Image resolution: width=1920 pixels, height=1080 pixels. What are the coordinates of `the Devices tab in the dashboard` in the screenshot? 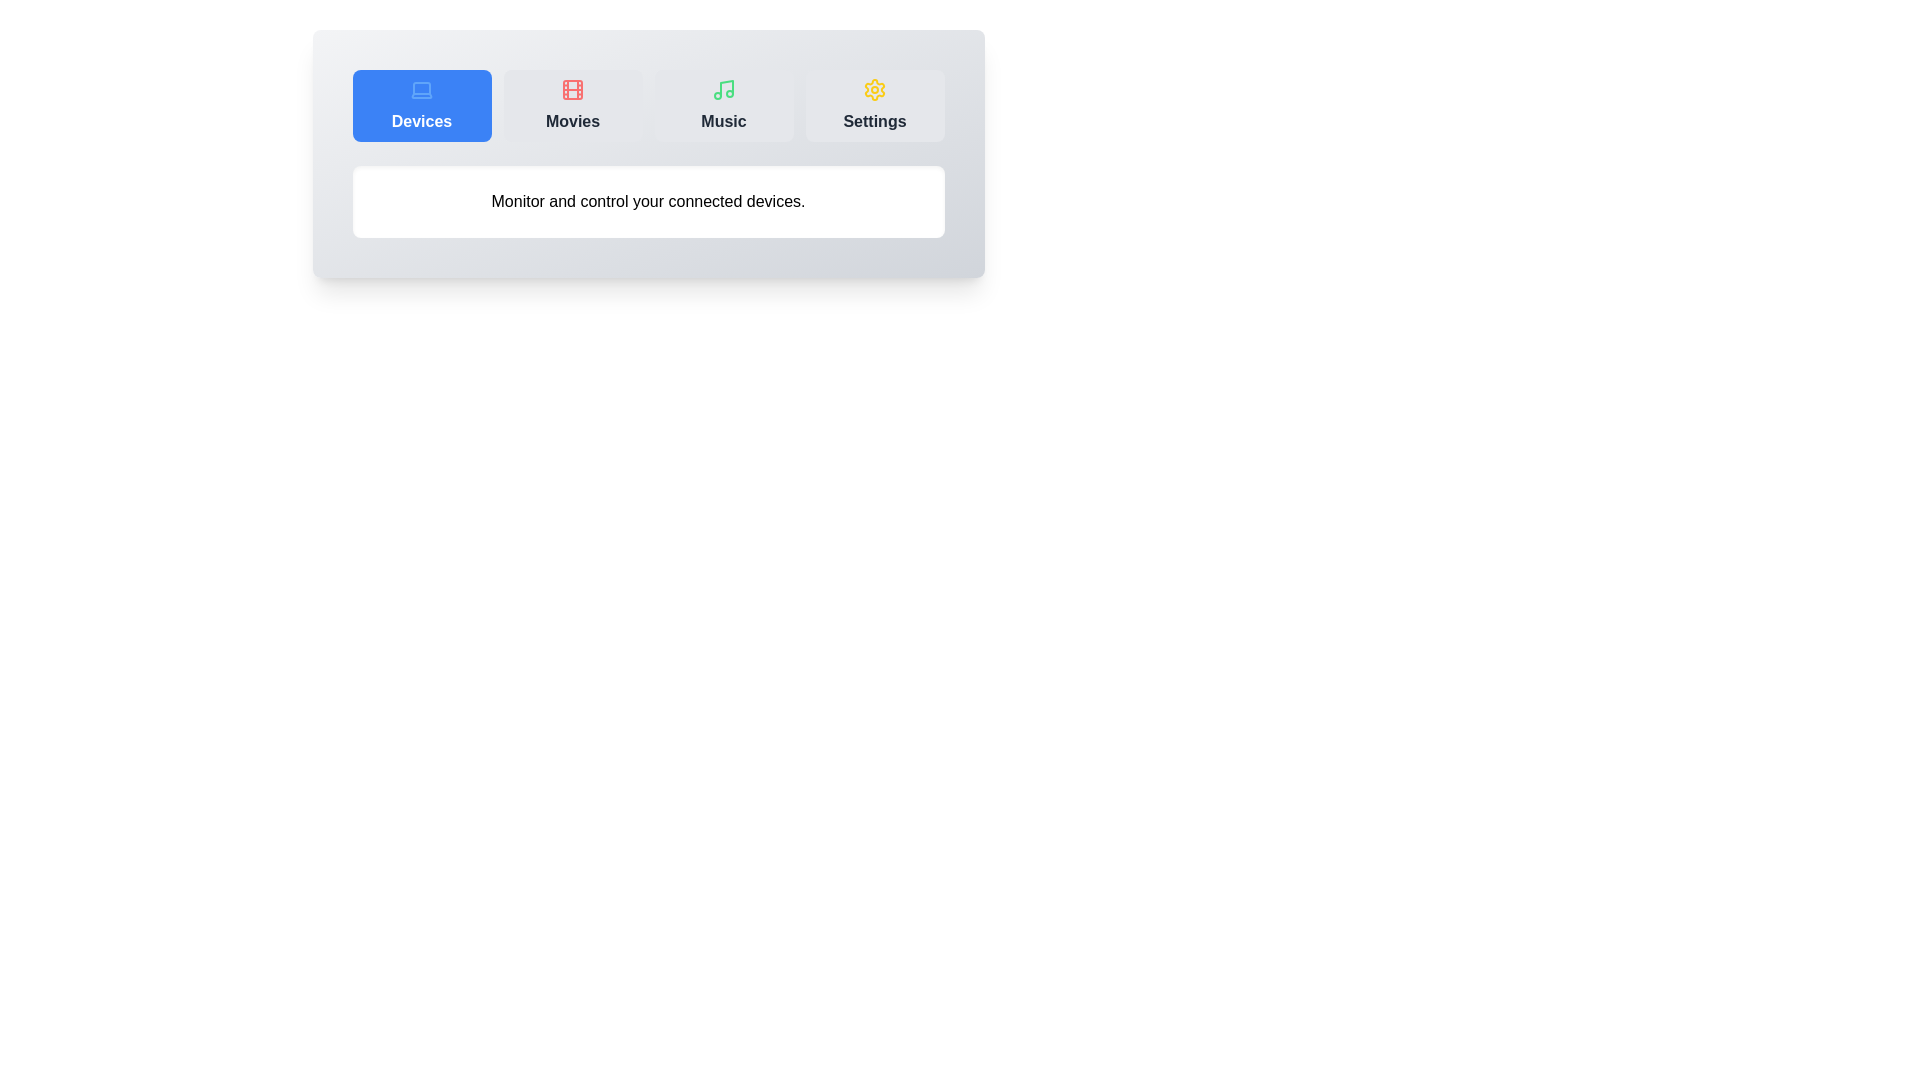 It's located at (421, 105).